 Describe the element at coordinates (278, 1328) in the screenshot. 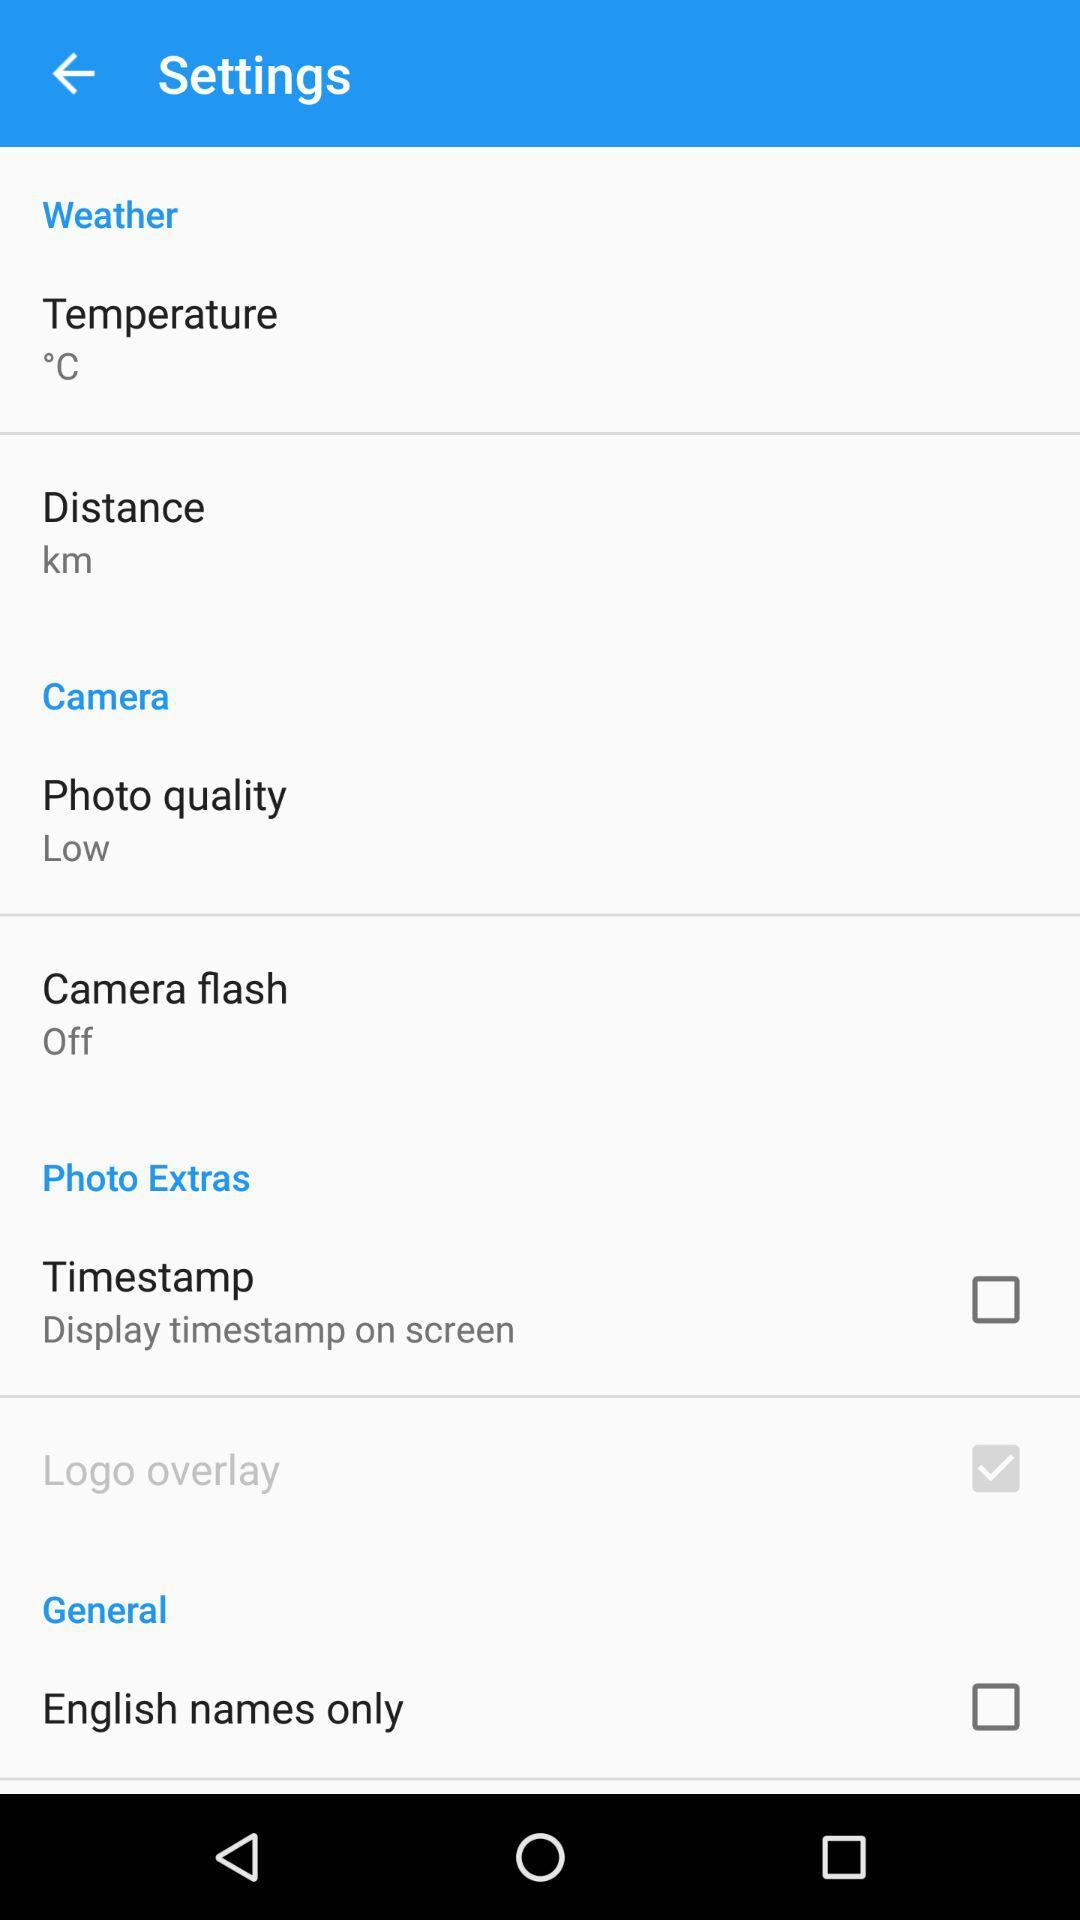

I see `item below the timestamp` at that location.